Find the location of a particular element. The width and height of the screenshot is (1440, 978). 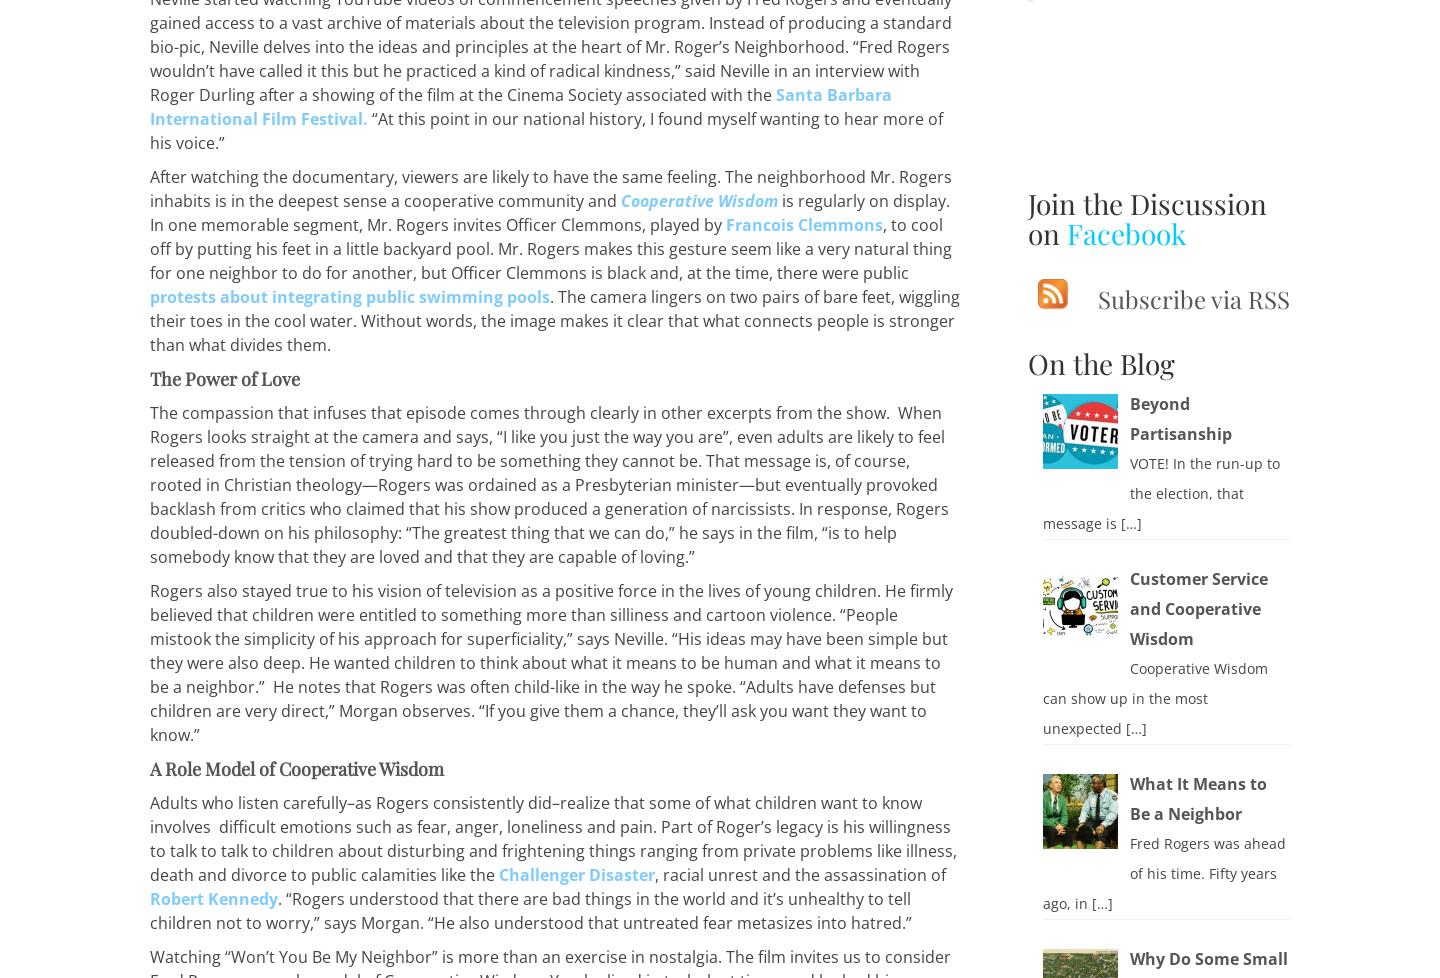

'Adults who listen carefully–as Rogers consistently did–realize that some of what children want to know involves  difficult emotions such as fear, anger, loneliness and pain. Part of Roger’s legacy is his willingness to talk to talk to children about disturbing and frightening things ranging from private problems like illness, death and divorce to public calamities like the' is located at coordinates (553, 838).